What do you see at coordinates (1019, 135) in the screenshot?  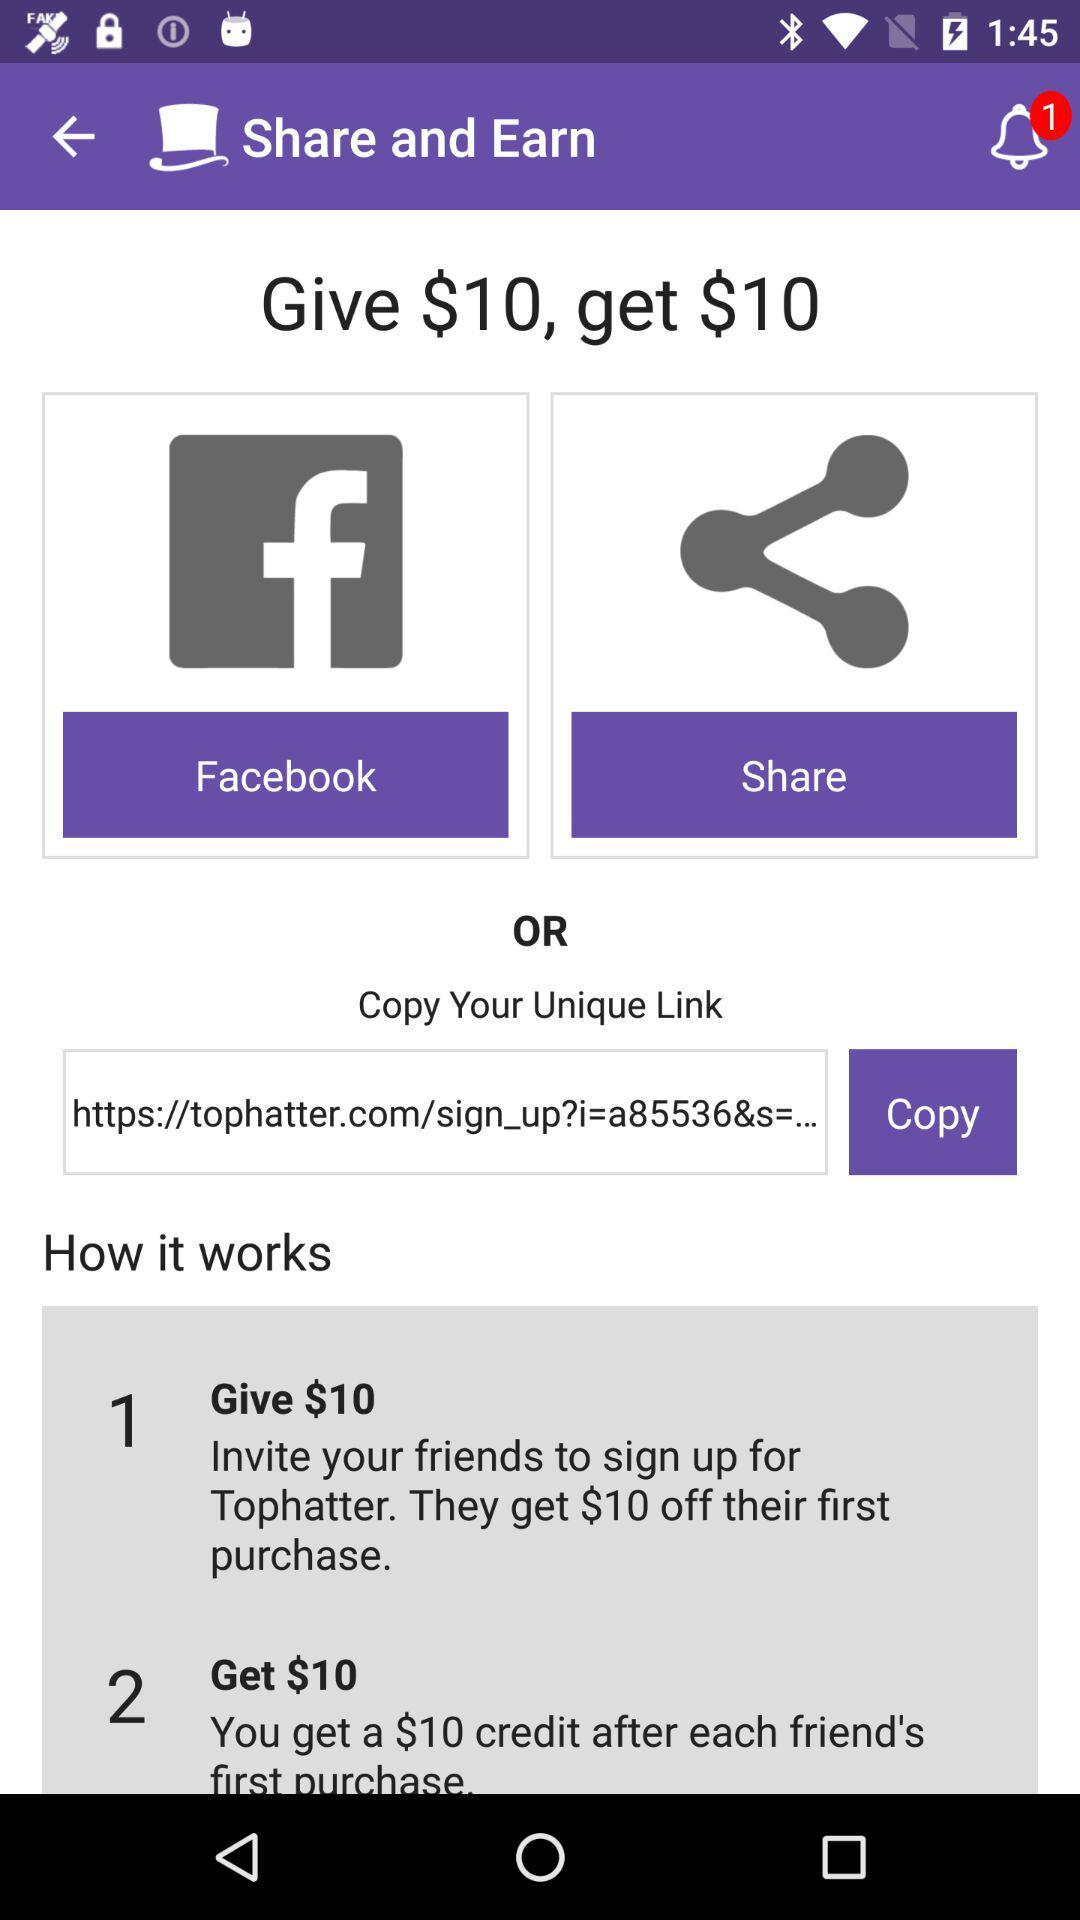 I see `notification` at bounding box center [1019, 135].